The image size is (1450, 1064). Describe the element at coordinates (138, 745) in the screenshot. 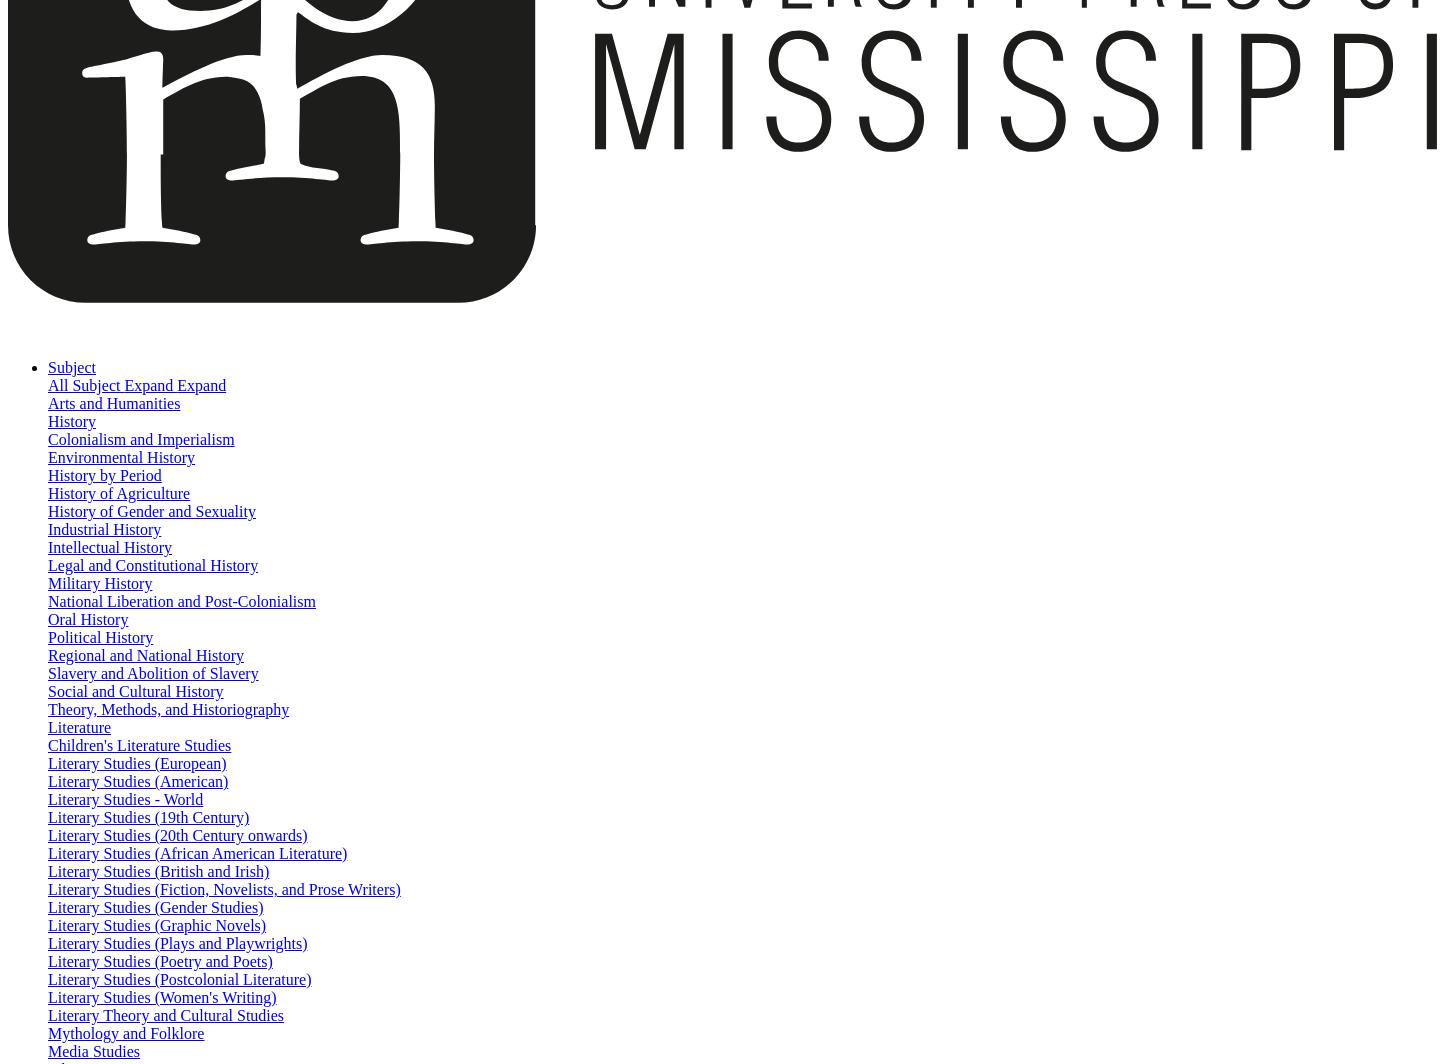

I see `'Children's Literature Studies'` at that location.